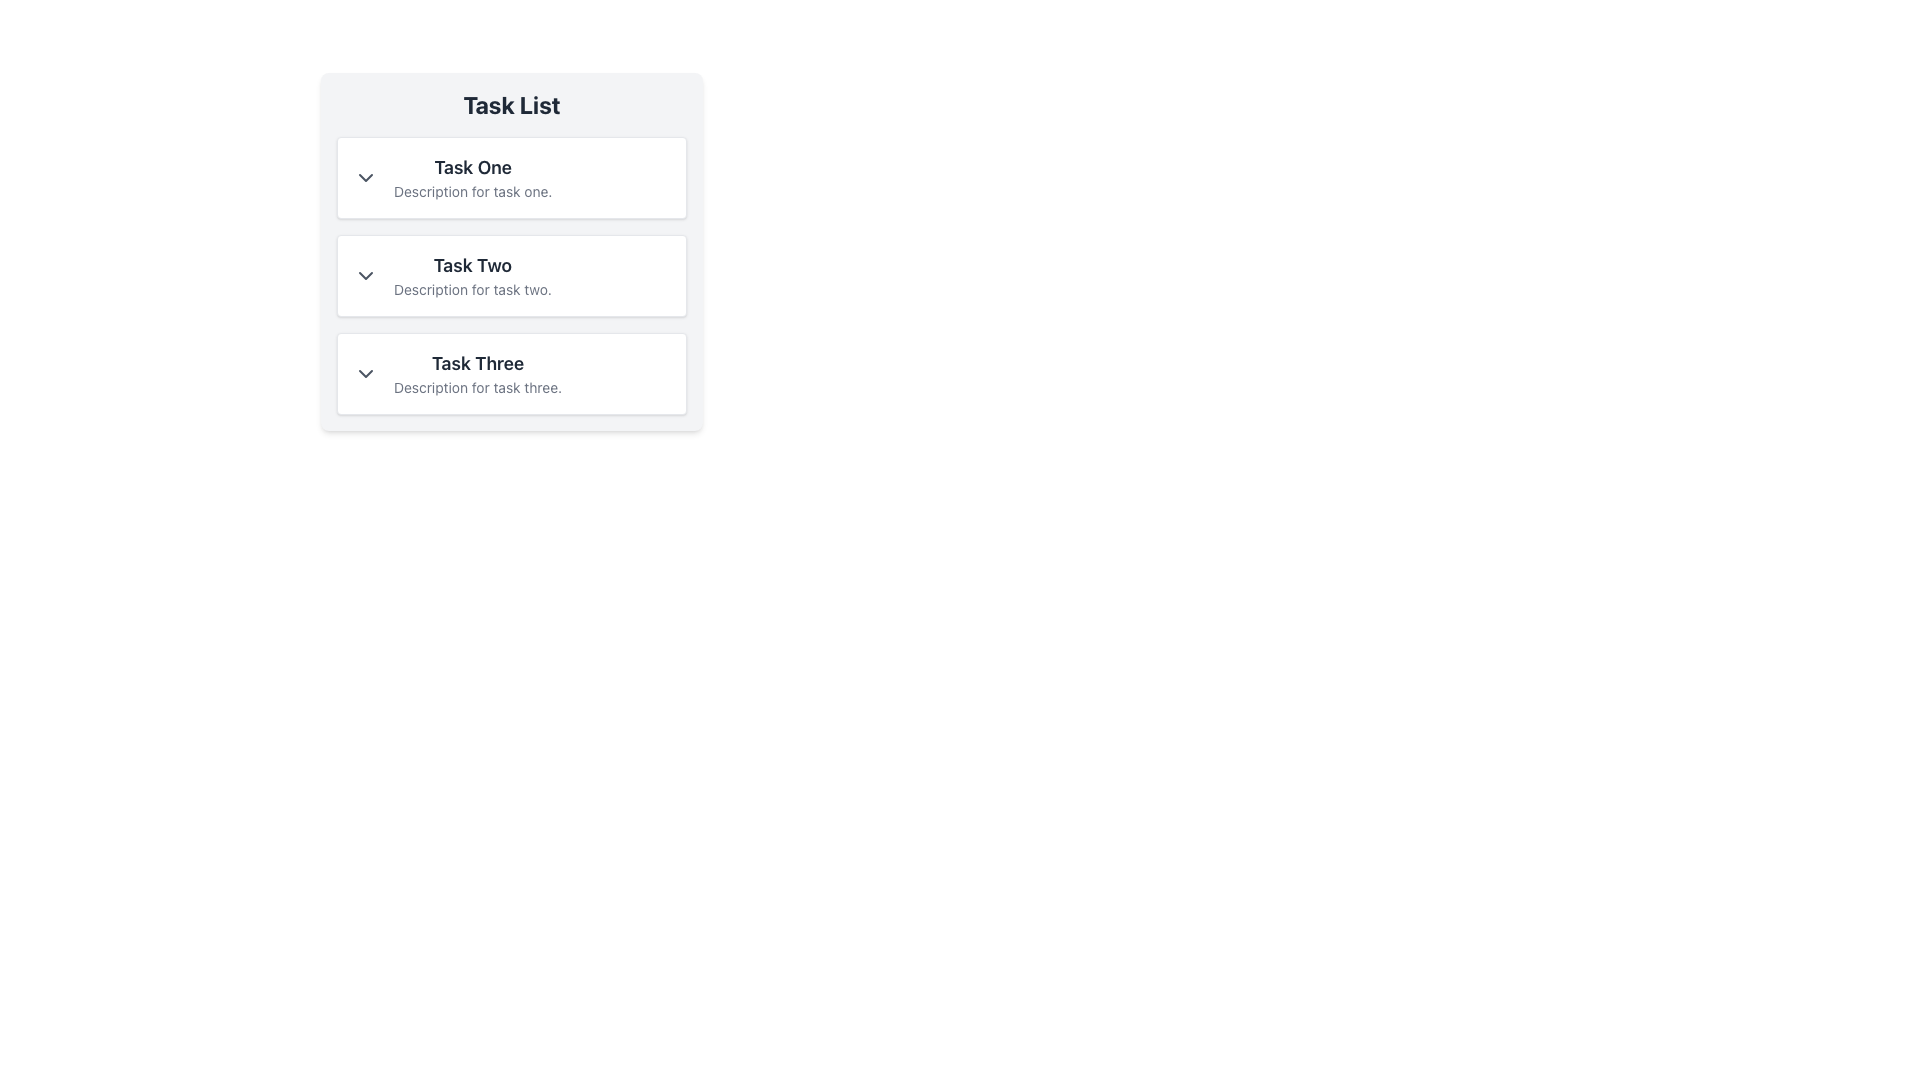 The image size is (1920, 1080). Describe the element at coordinates (477, 363) in the screenshot. I see `the text label that identifies the third task in the 'Task List', positioned above 'Description for task three.'` at that location.